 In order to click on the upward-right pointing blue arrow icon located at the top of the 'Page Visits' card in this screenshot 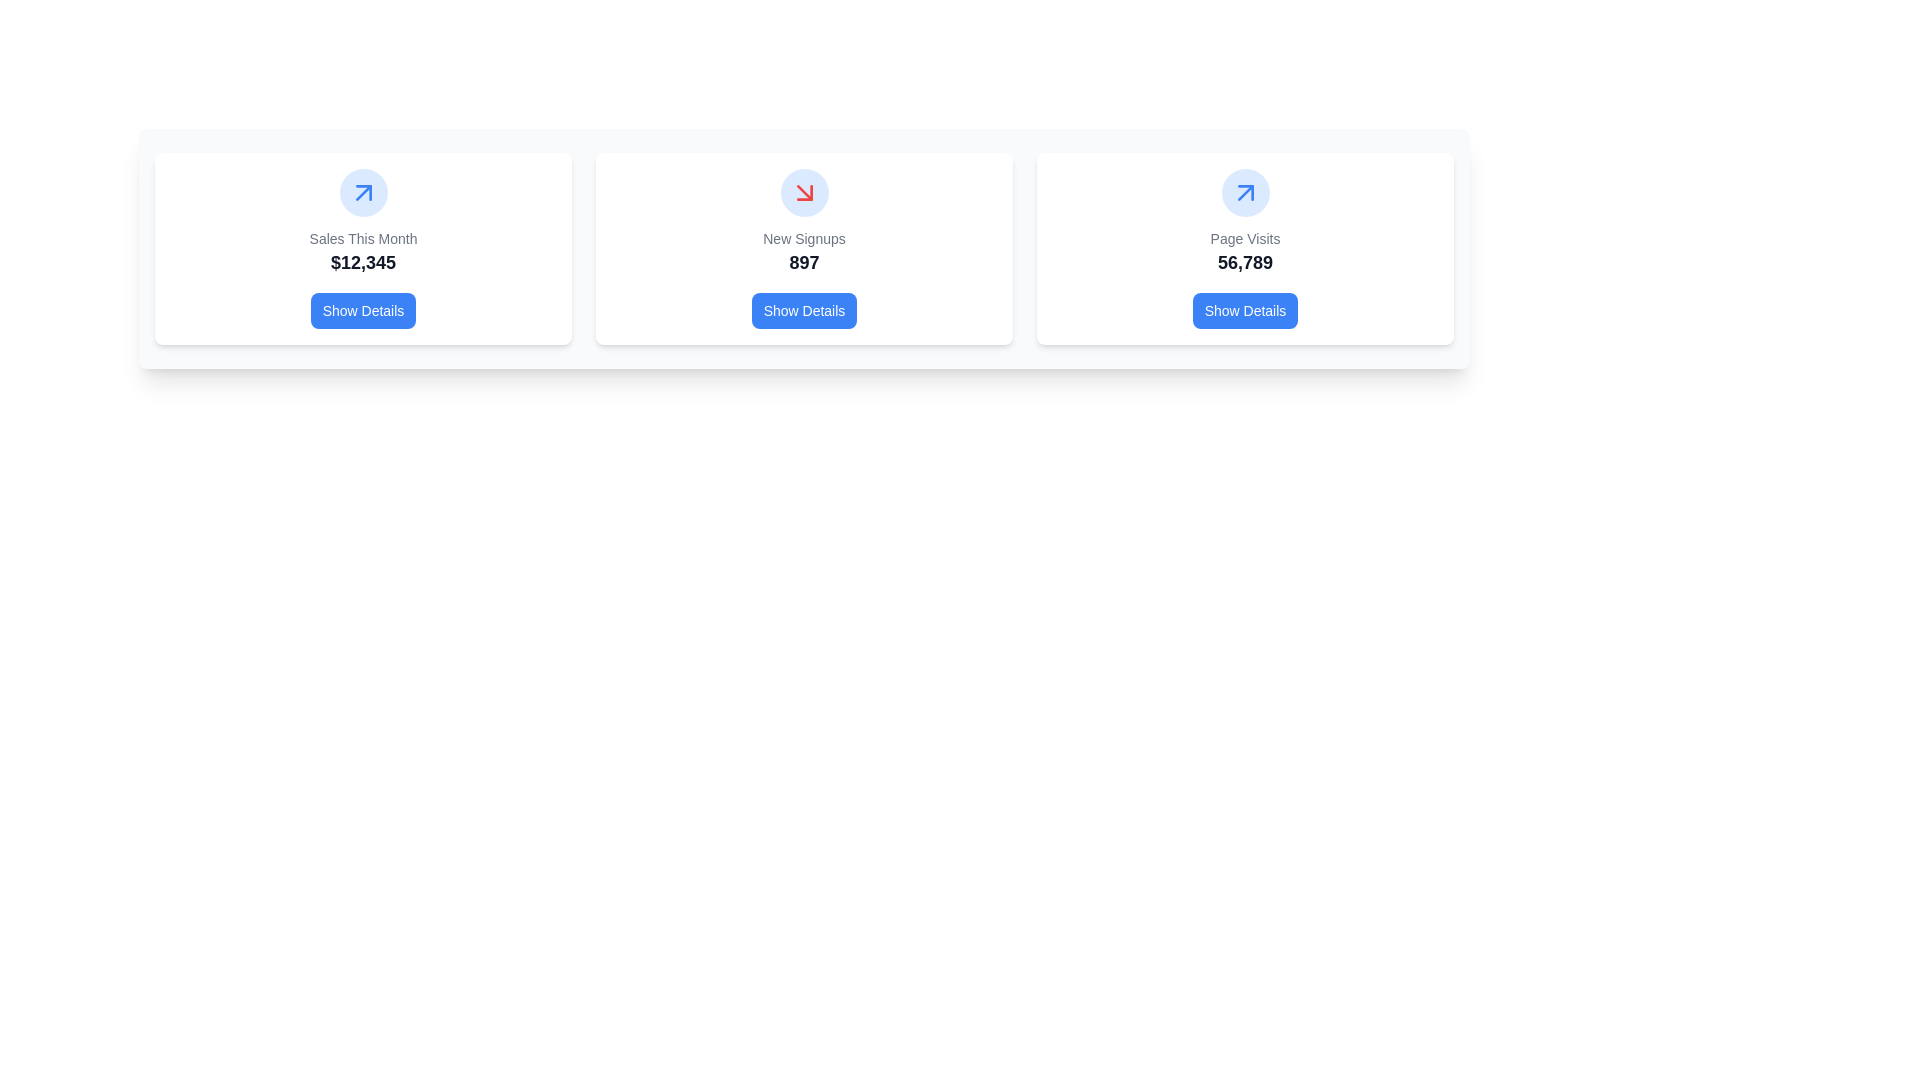, I will do `click(1244, 192)`.